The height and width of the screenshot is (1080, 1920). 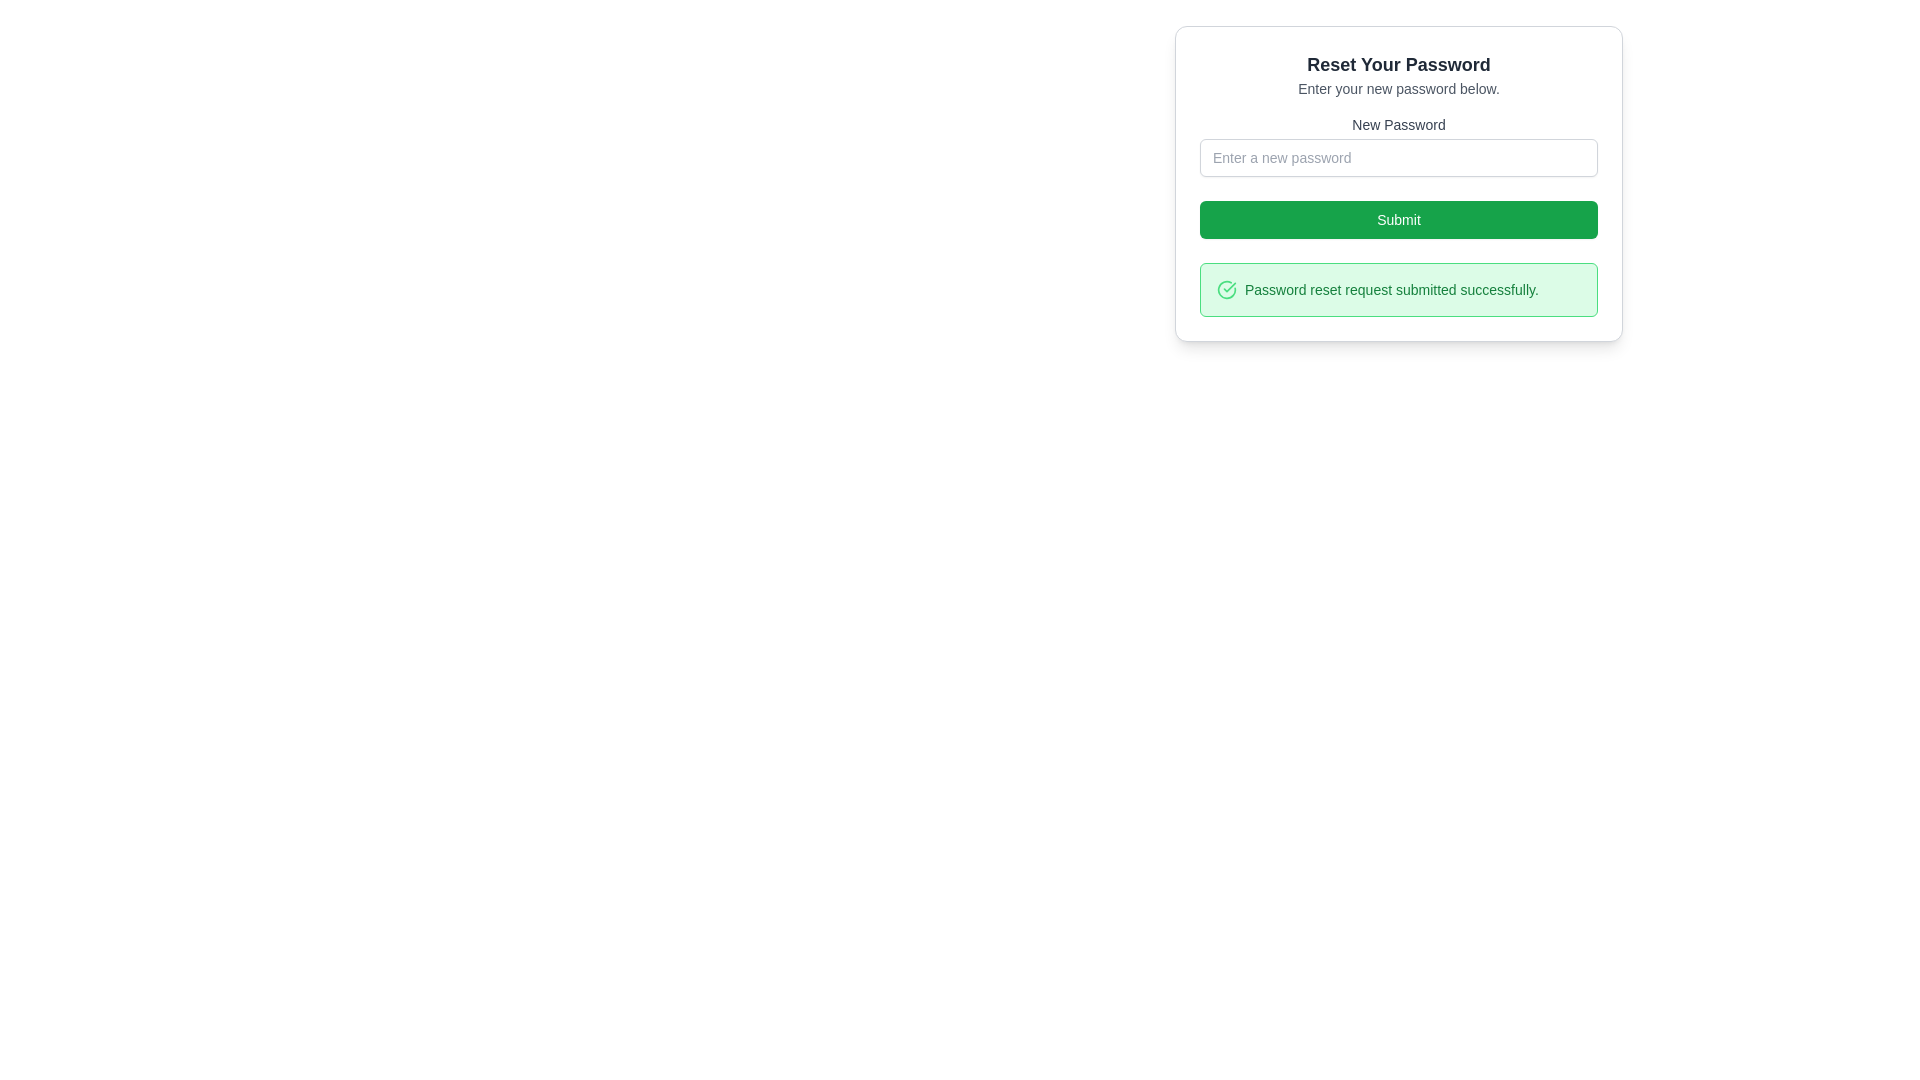 What do you see at coordinates (1397, 64) in the screenshot?
I see `the bold heading text 'Reset Your Password' located at the top of the white card-like UI section` at bounding box center [1397, 64].